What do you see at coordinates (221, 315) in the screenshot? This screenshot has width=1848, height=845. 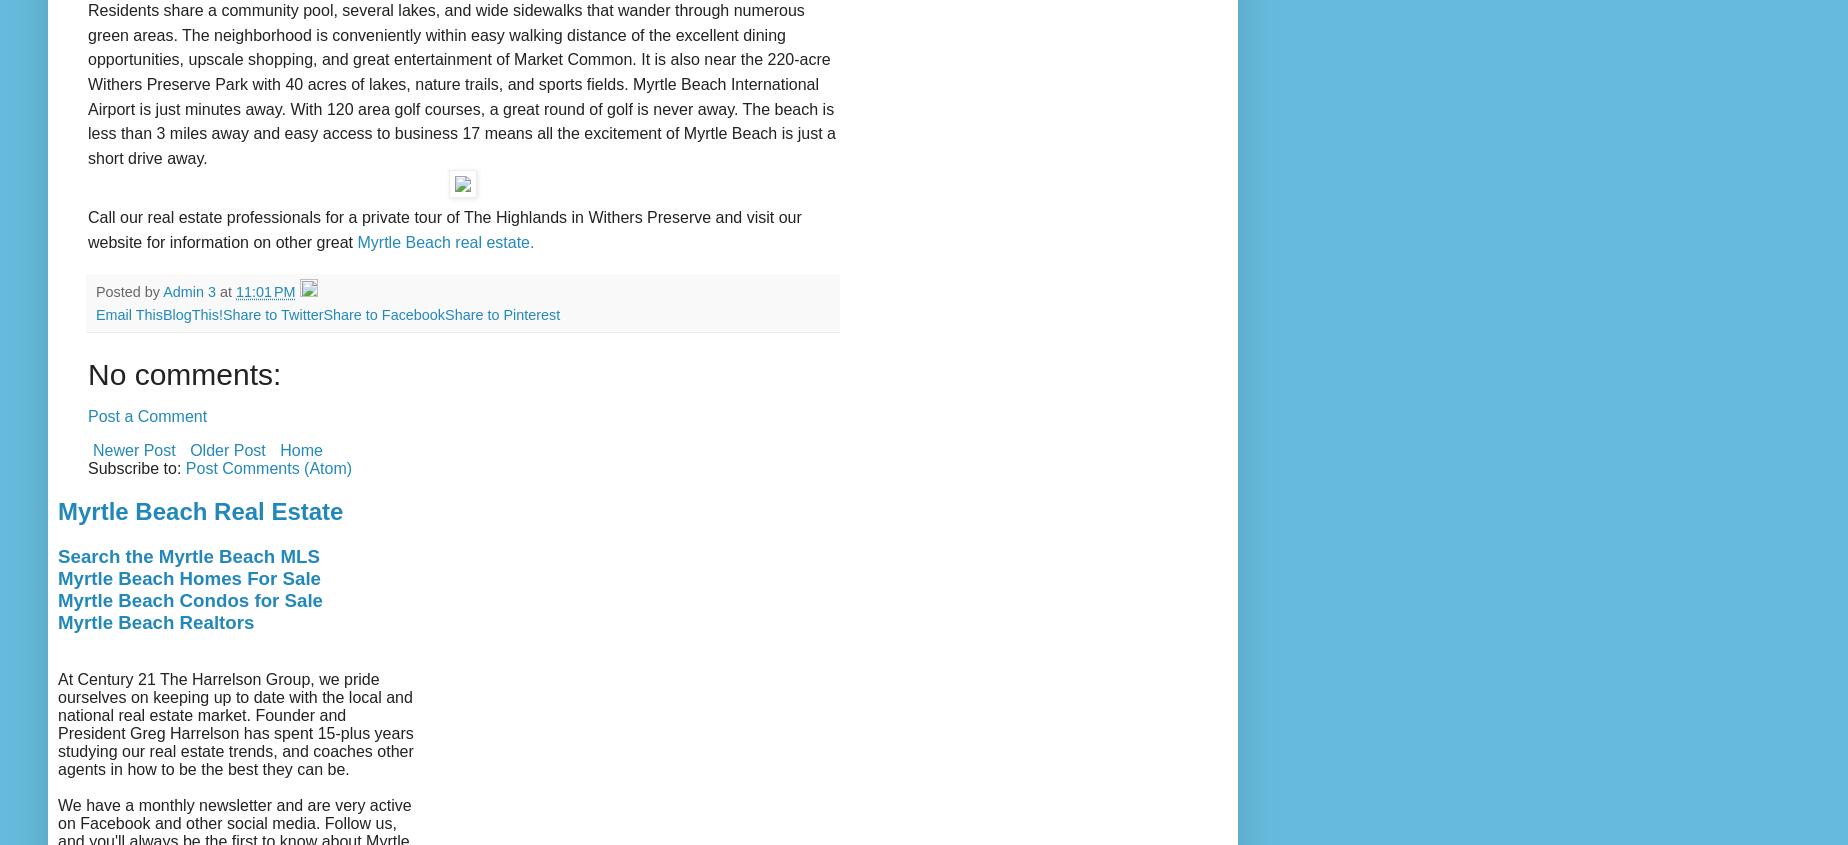 I see `'Share to Twitter'` at bounding box center [221, 315].